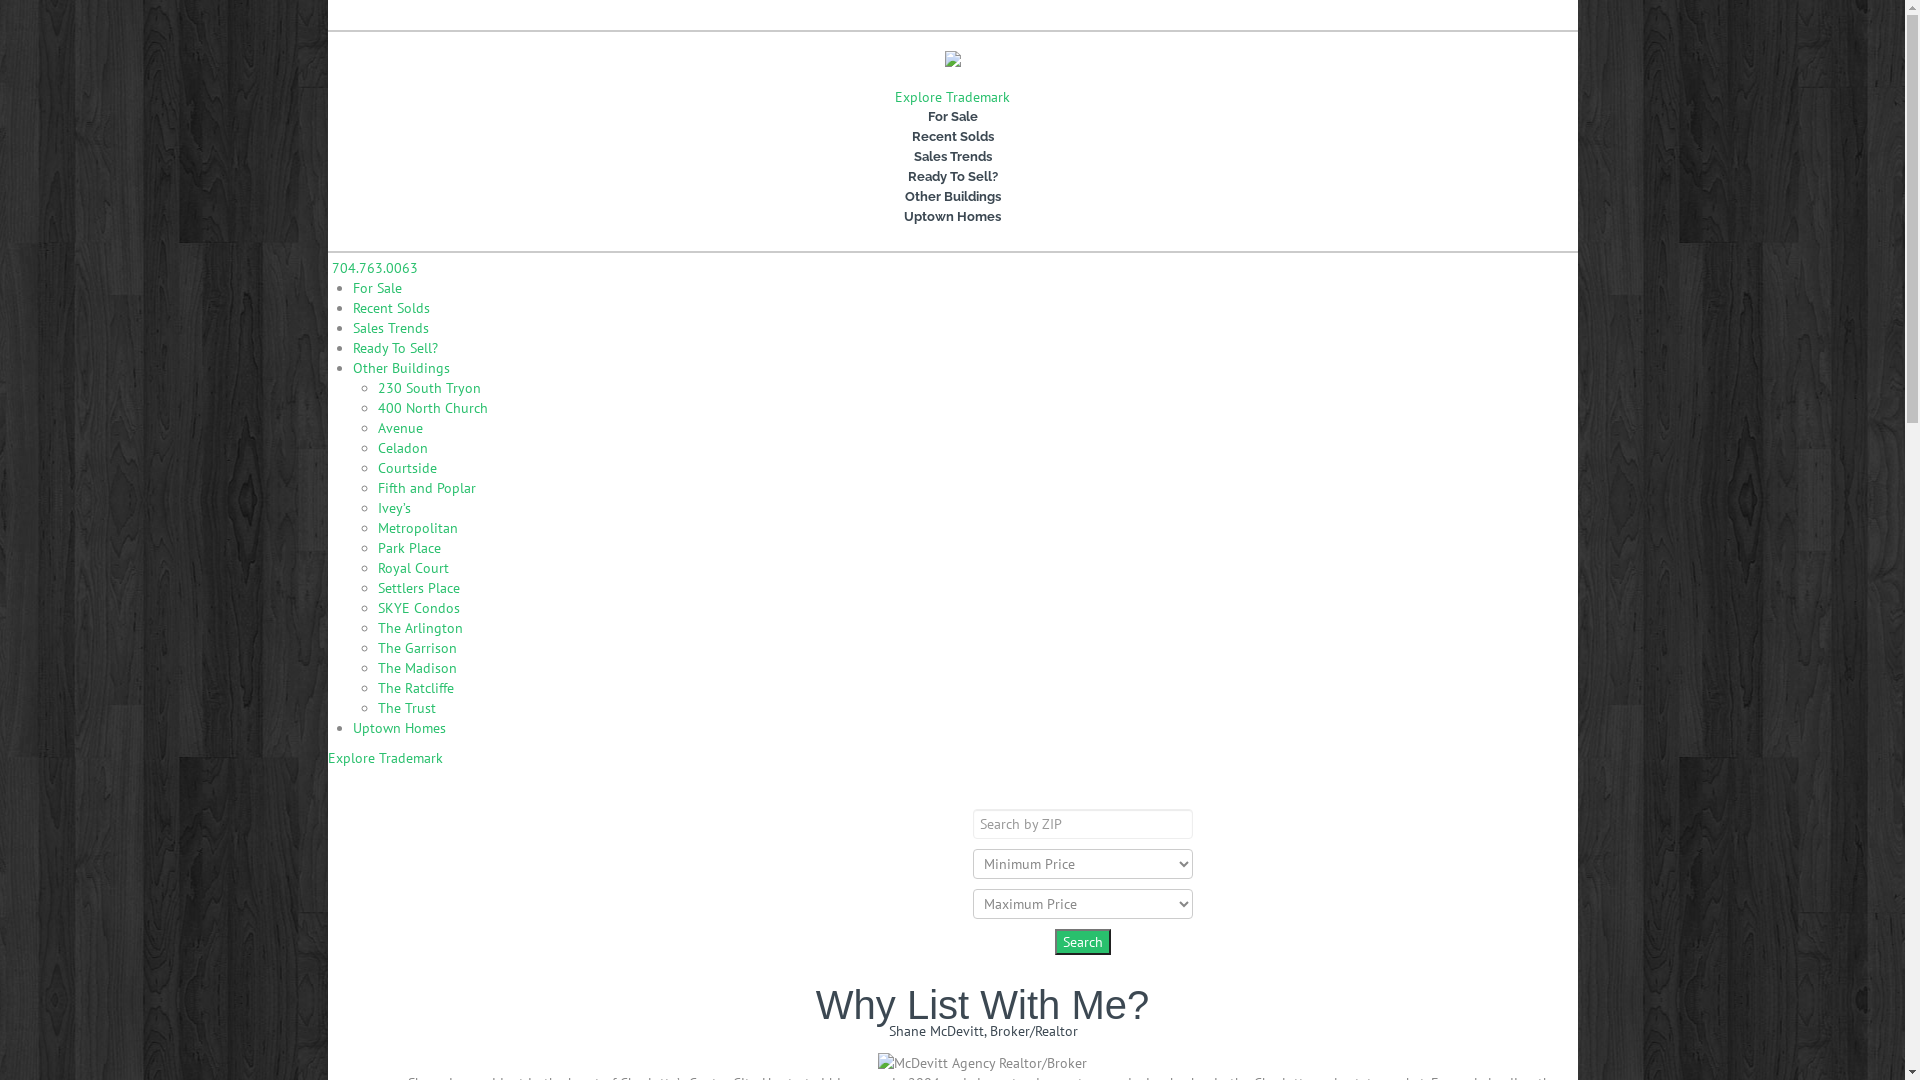  I want to click on 'Uptown Homes', so click(398, 728).